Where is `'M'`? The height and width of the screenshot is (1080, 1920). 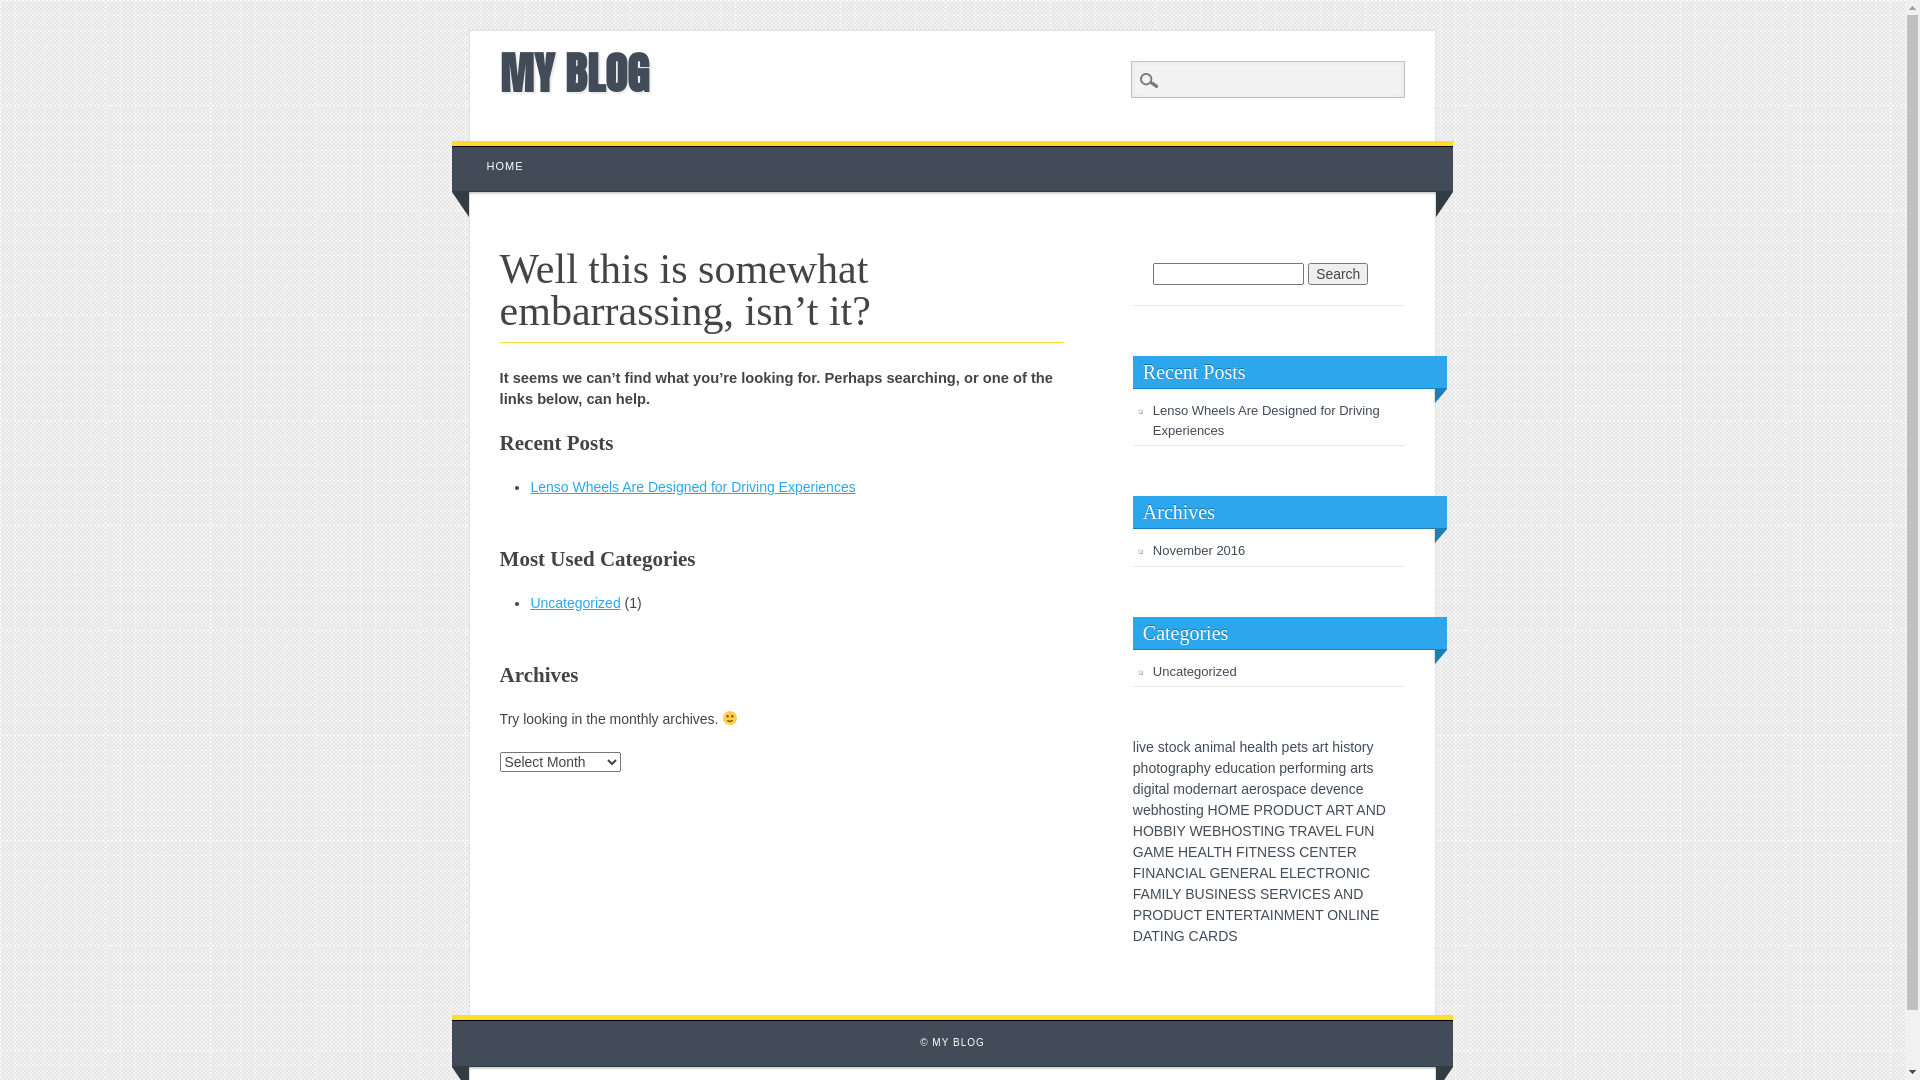 'M' is located at coordinates (1158, 852).